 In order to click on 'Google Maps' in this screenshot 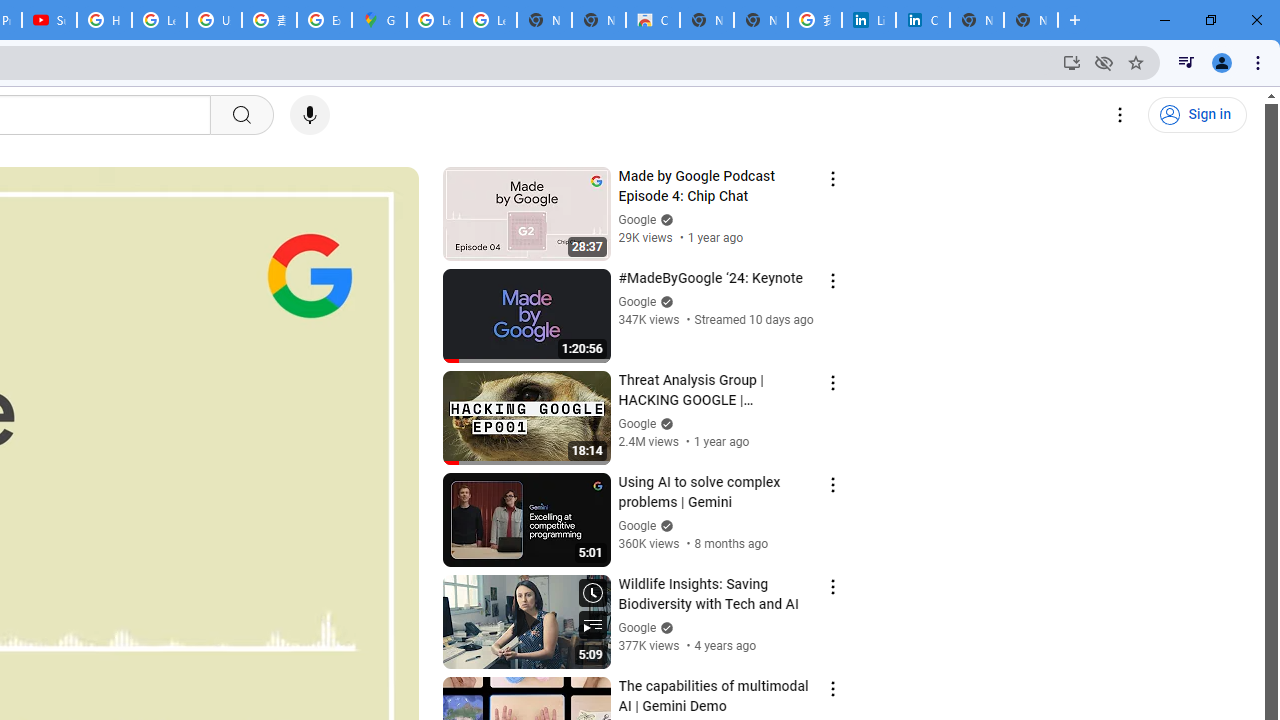, I will do `click(379, 20)`.